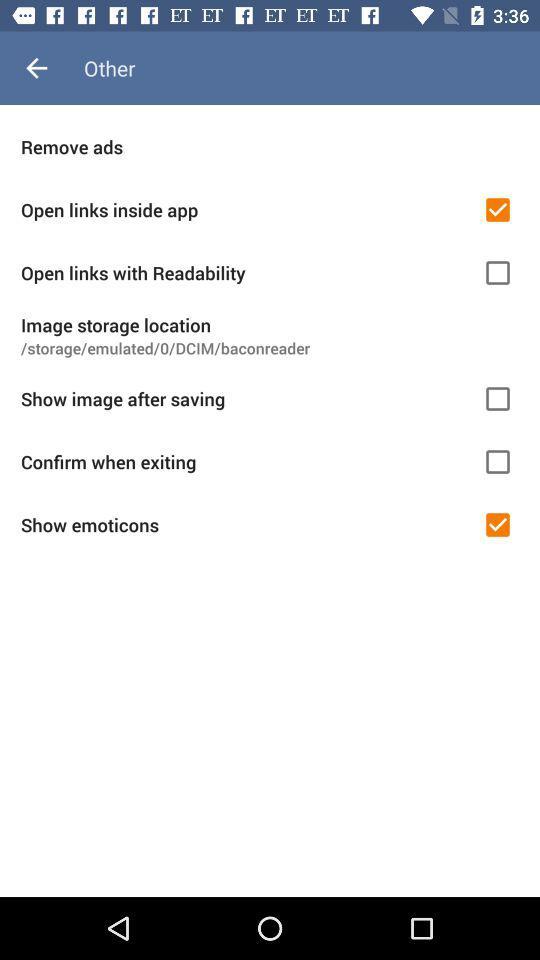  What do you see at coordinates (245, 397) in the screenshot?
I see `show image after icon` at bounding box center [245, 397].